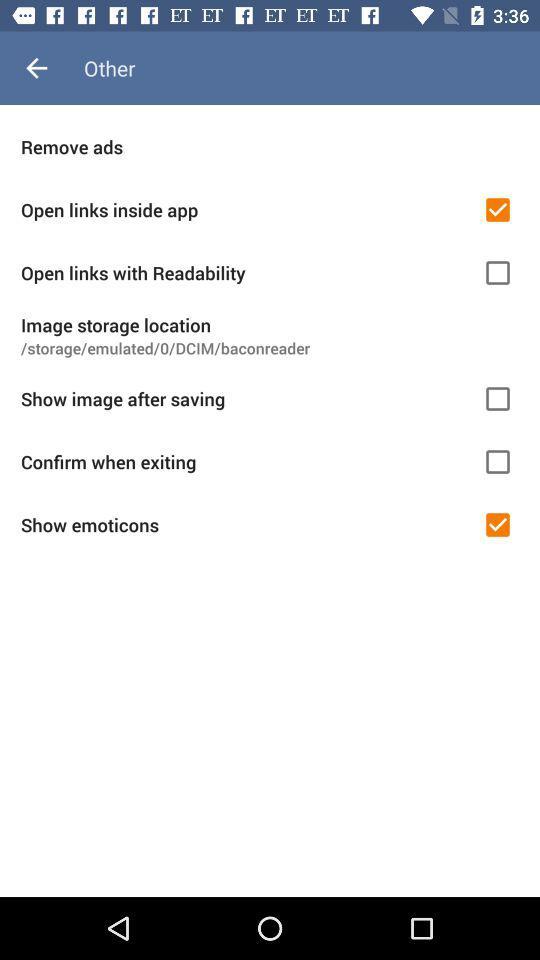  What do you see at coordinates (245, 397) in the screenshot?
I see `show image after icon` at bounding box center [245, 397].